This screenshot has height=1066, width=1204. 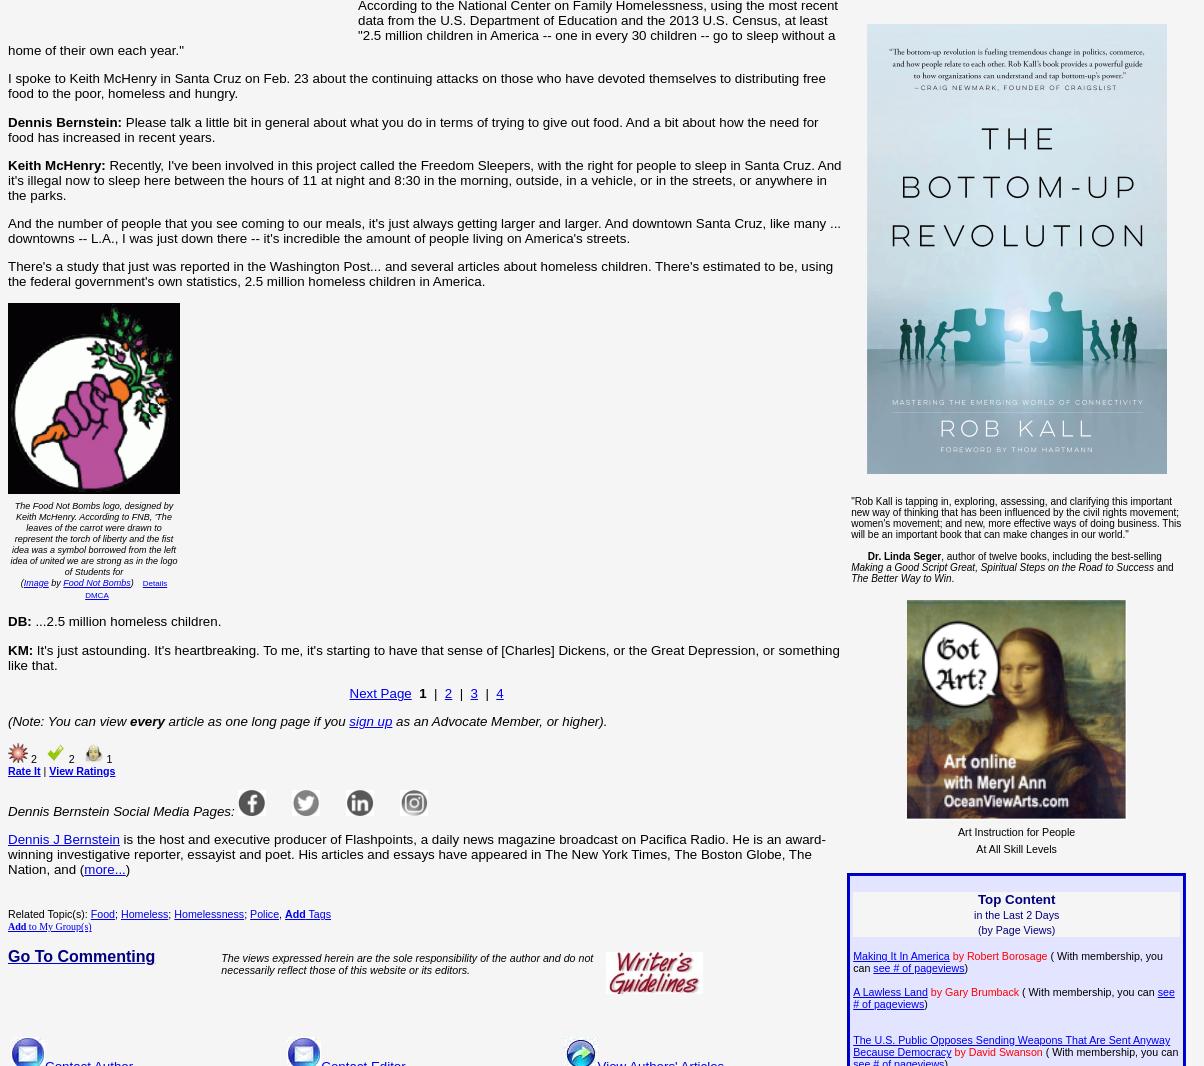 What do you see at coordinates (102, 913) in the screenshot?
I see `'Food'` at bounding box center [102, 913].